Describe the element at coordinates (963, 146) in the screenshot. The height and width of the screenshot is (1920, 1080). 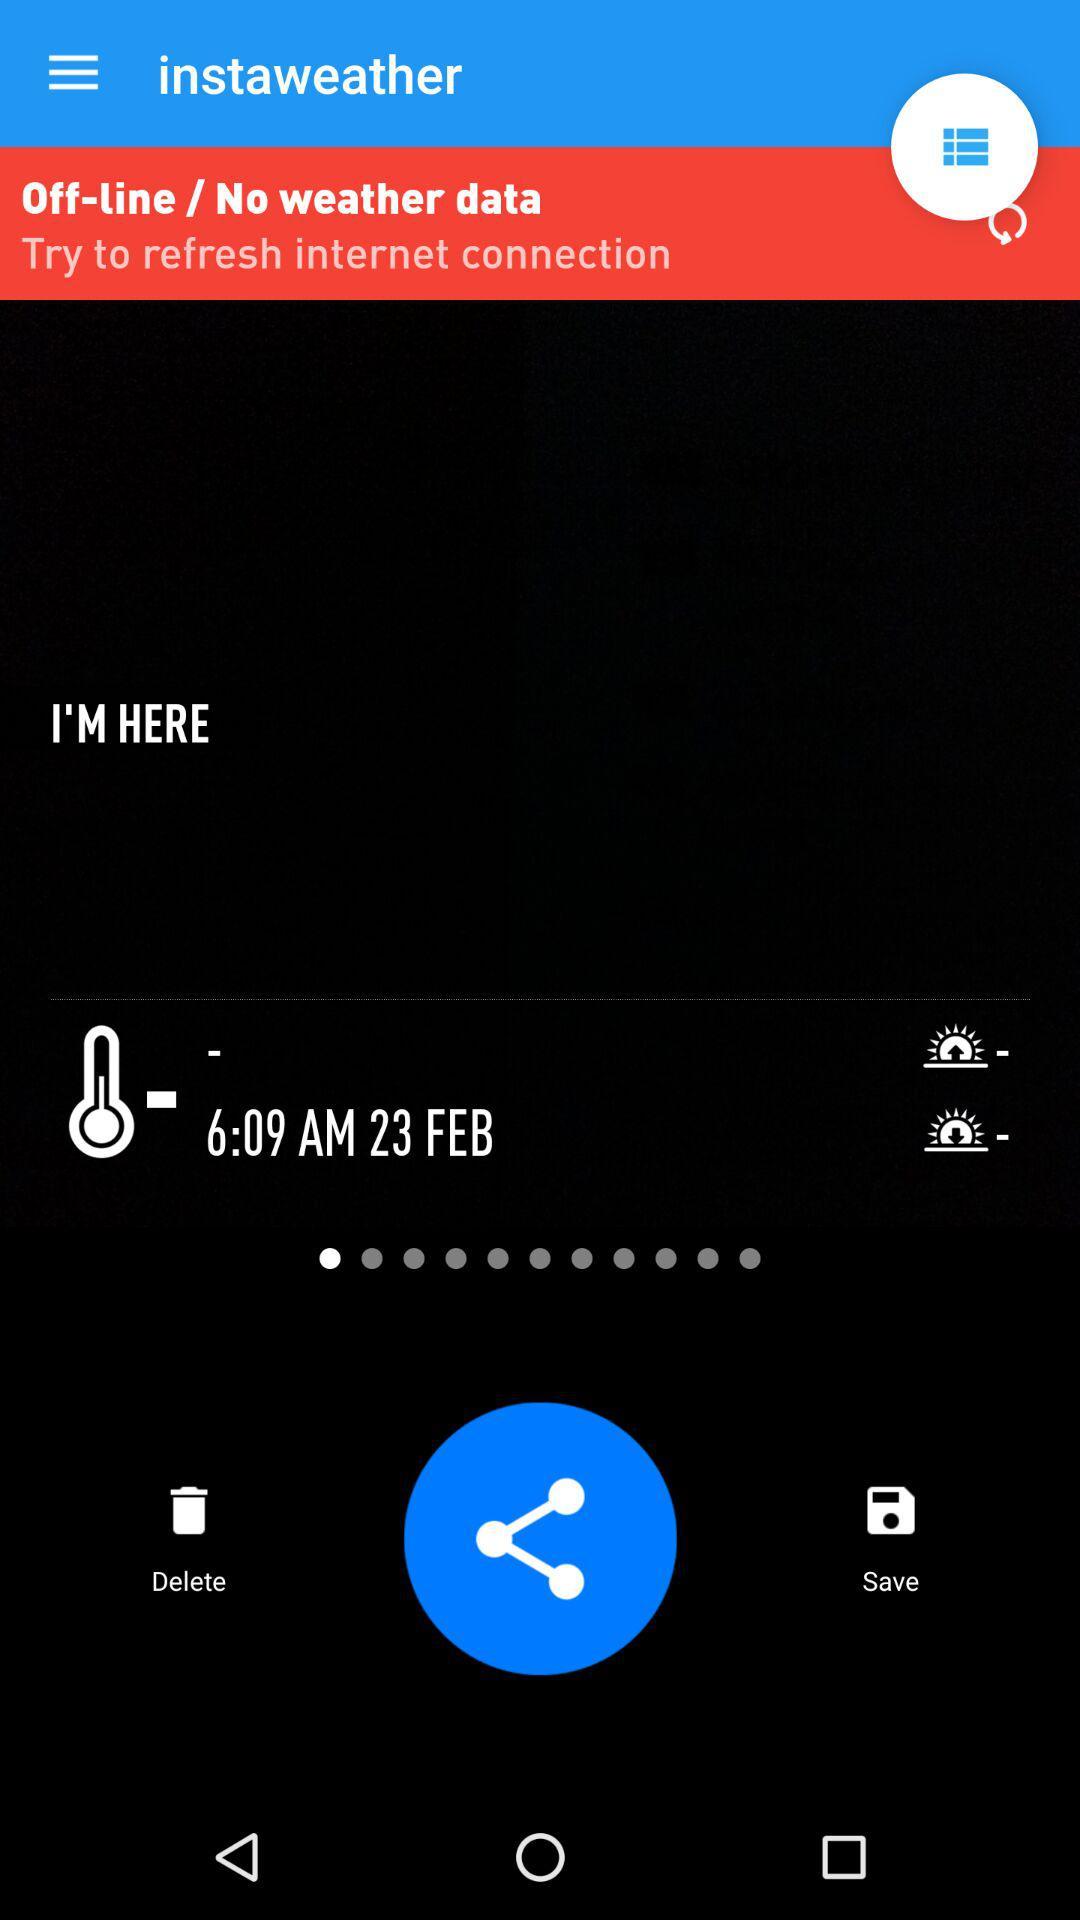
I see `settings` at that location.